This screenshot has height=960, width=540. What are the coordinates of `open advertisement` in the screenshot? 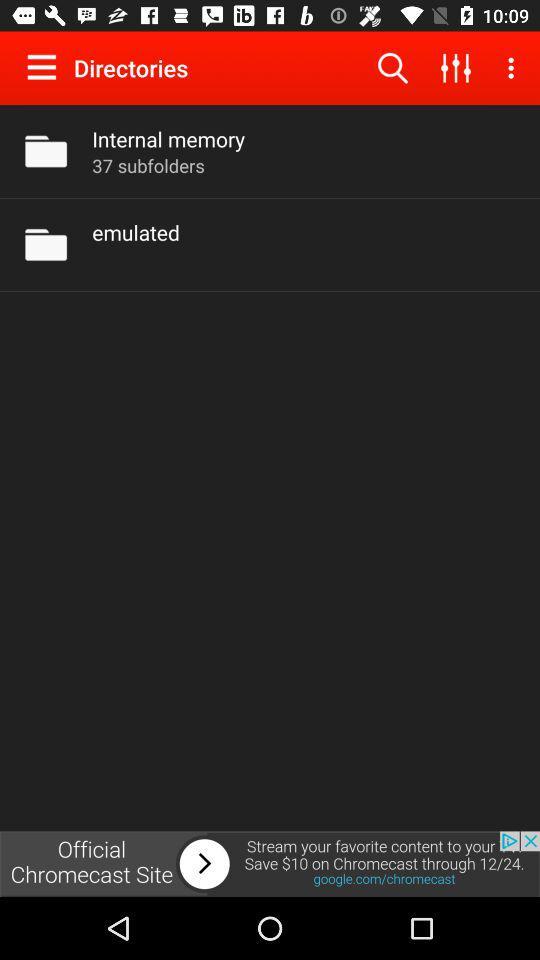 It's located at (270, 863).